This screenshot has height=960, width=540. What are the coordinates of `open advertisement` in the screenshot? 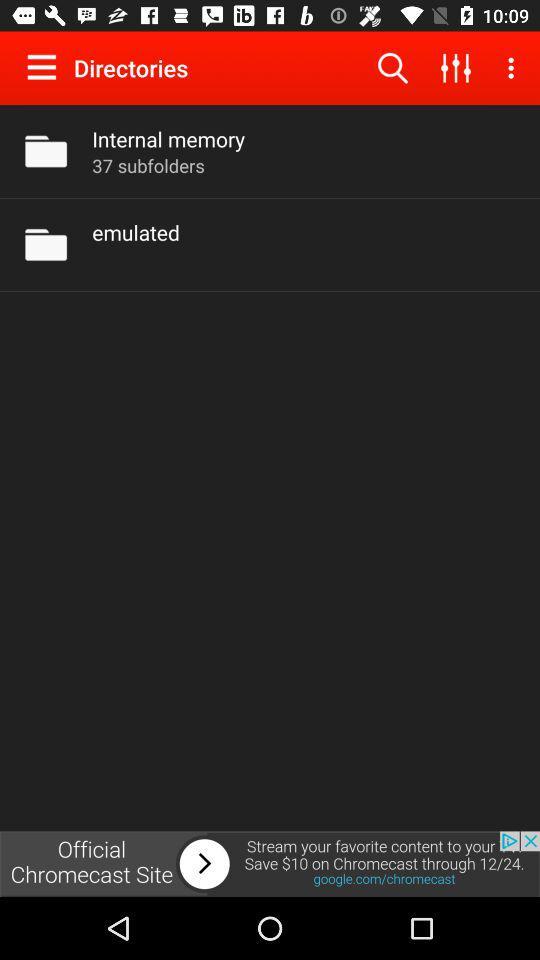 It's located at (270, 863).